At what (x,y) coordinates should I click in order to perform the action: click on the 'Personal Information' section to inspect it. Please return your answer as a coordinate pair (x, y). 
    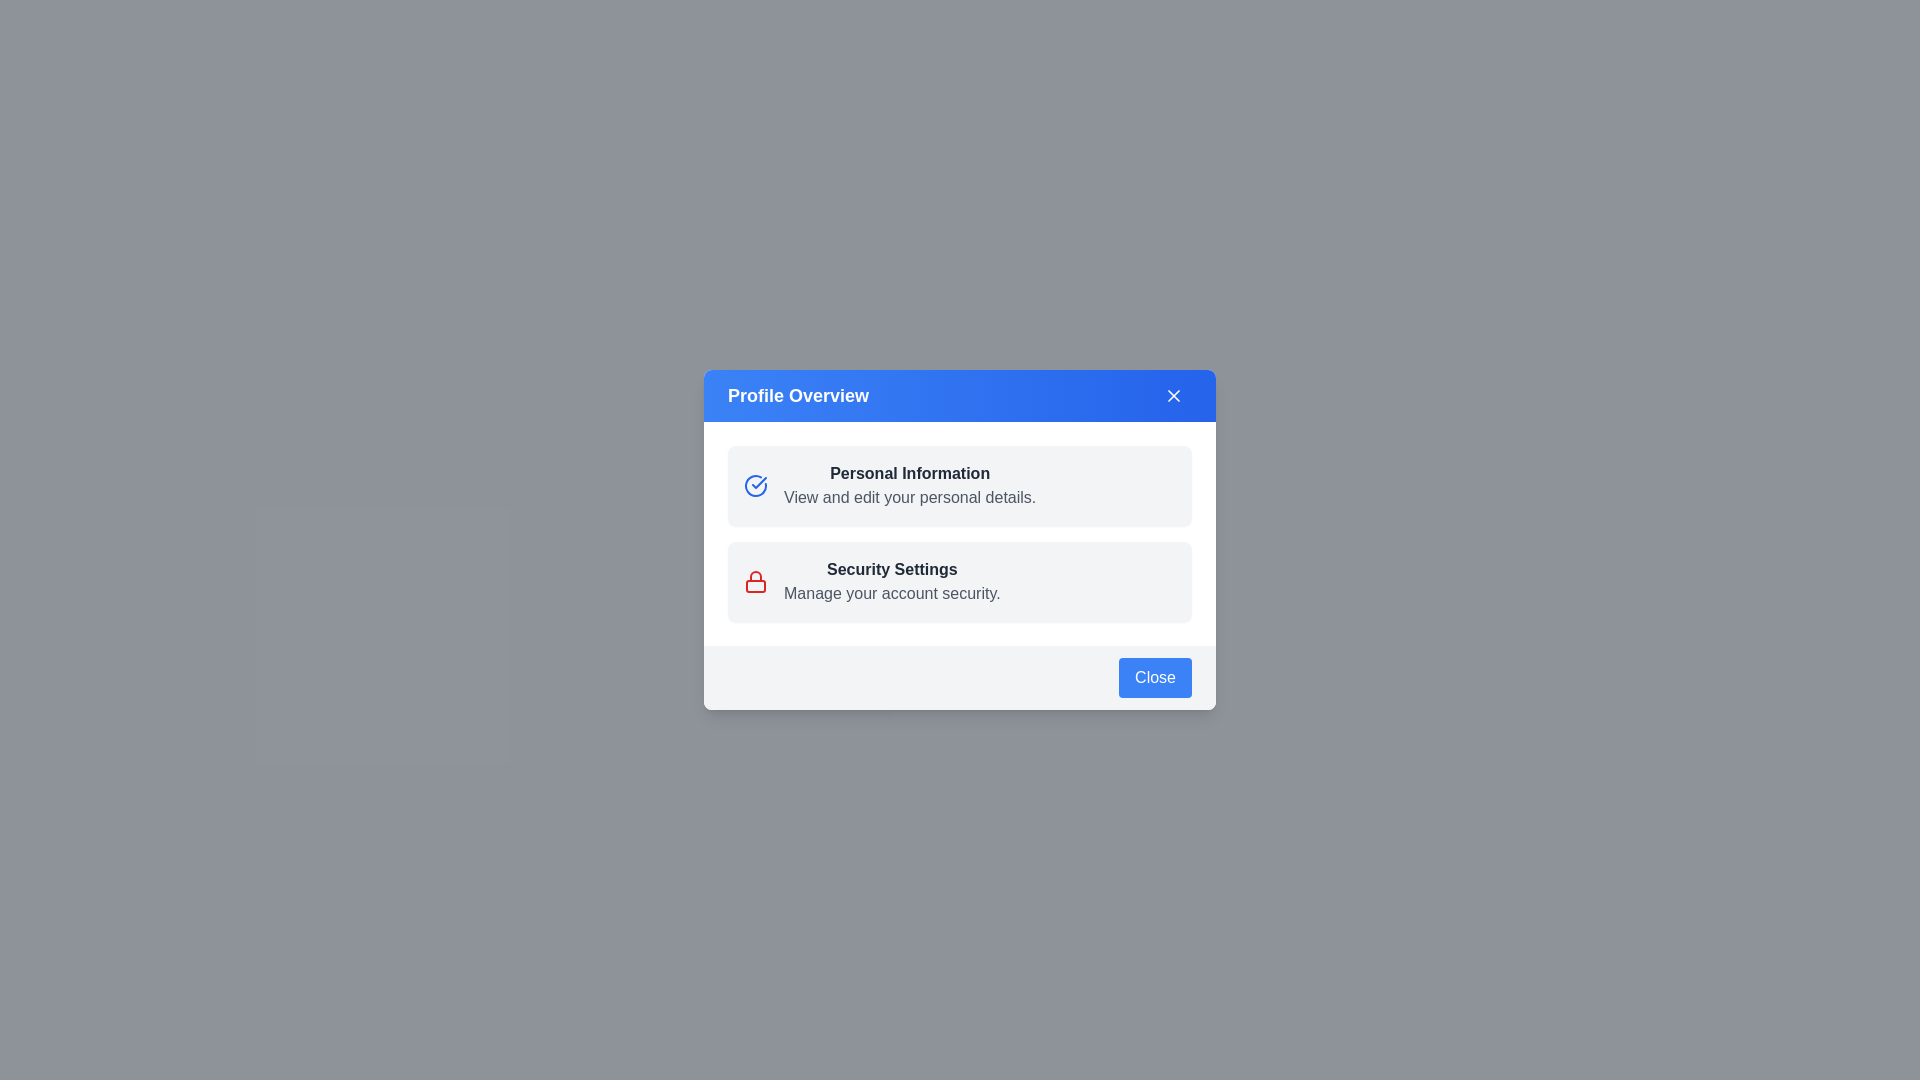
    Looking at the image, I should click on (909, 486).